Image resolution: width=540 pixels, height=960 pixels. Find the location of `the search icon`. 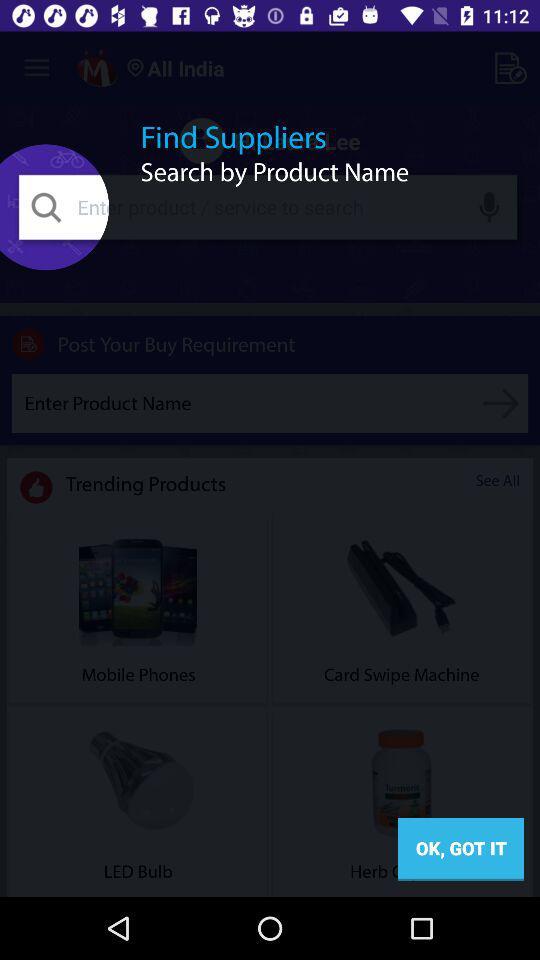

the search icon is located at coordinates (46, 207).